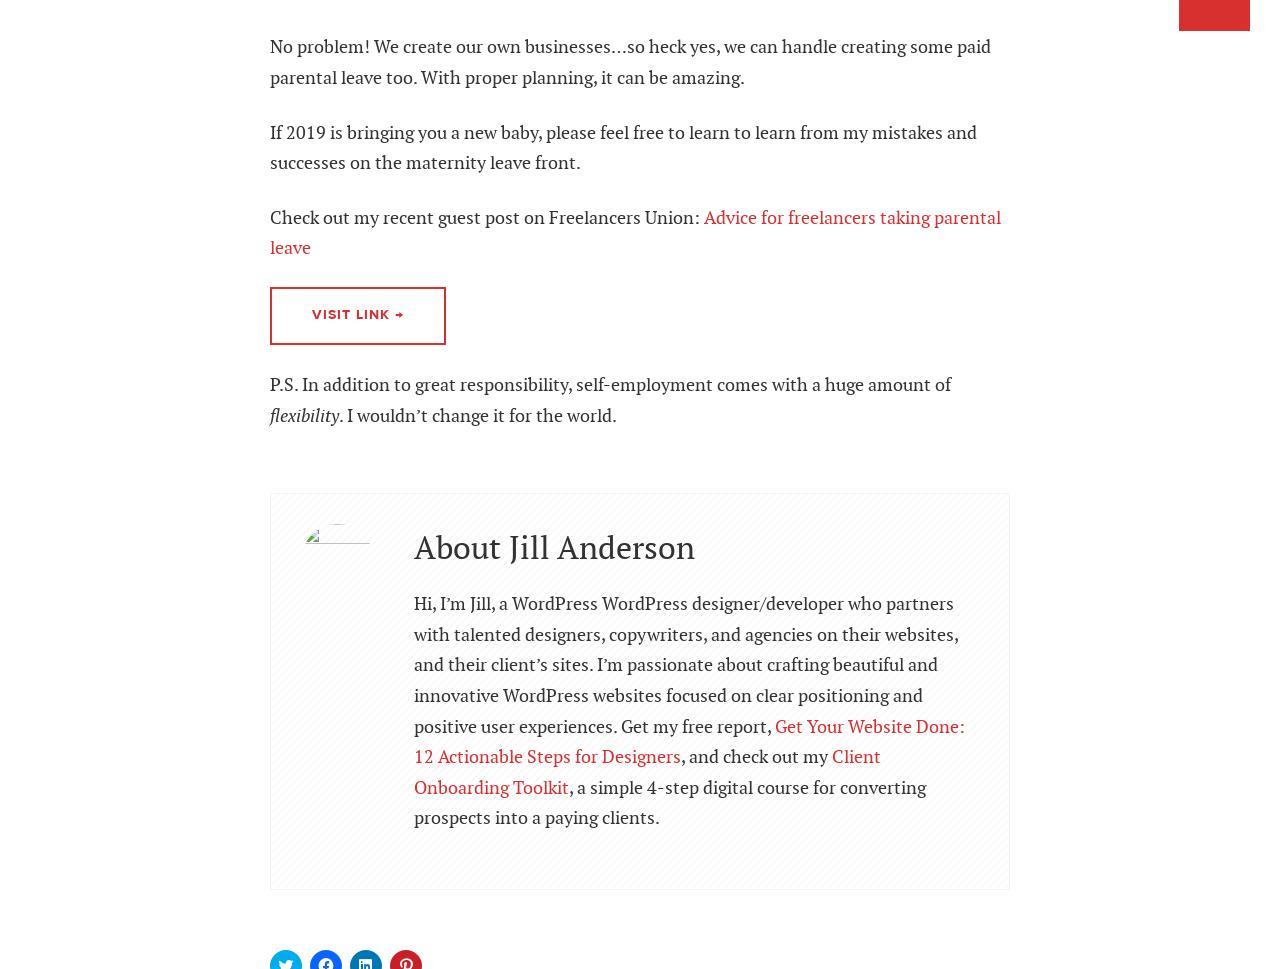  I want to click on 'No problem! We create our own businesses…so heck yes, we can handle creating some paid parental leave too. With proper planning, it can be amazing.', so click(629, 61).